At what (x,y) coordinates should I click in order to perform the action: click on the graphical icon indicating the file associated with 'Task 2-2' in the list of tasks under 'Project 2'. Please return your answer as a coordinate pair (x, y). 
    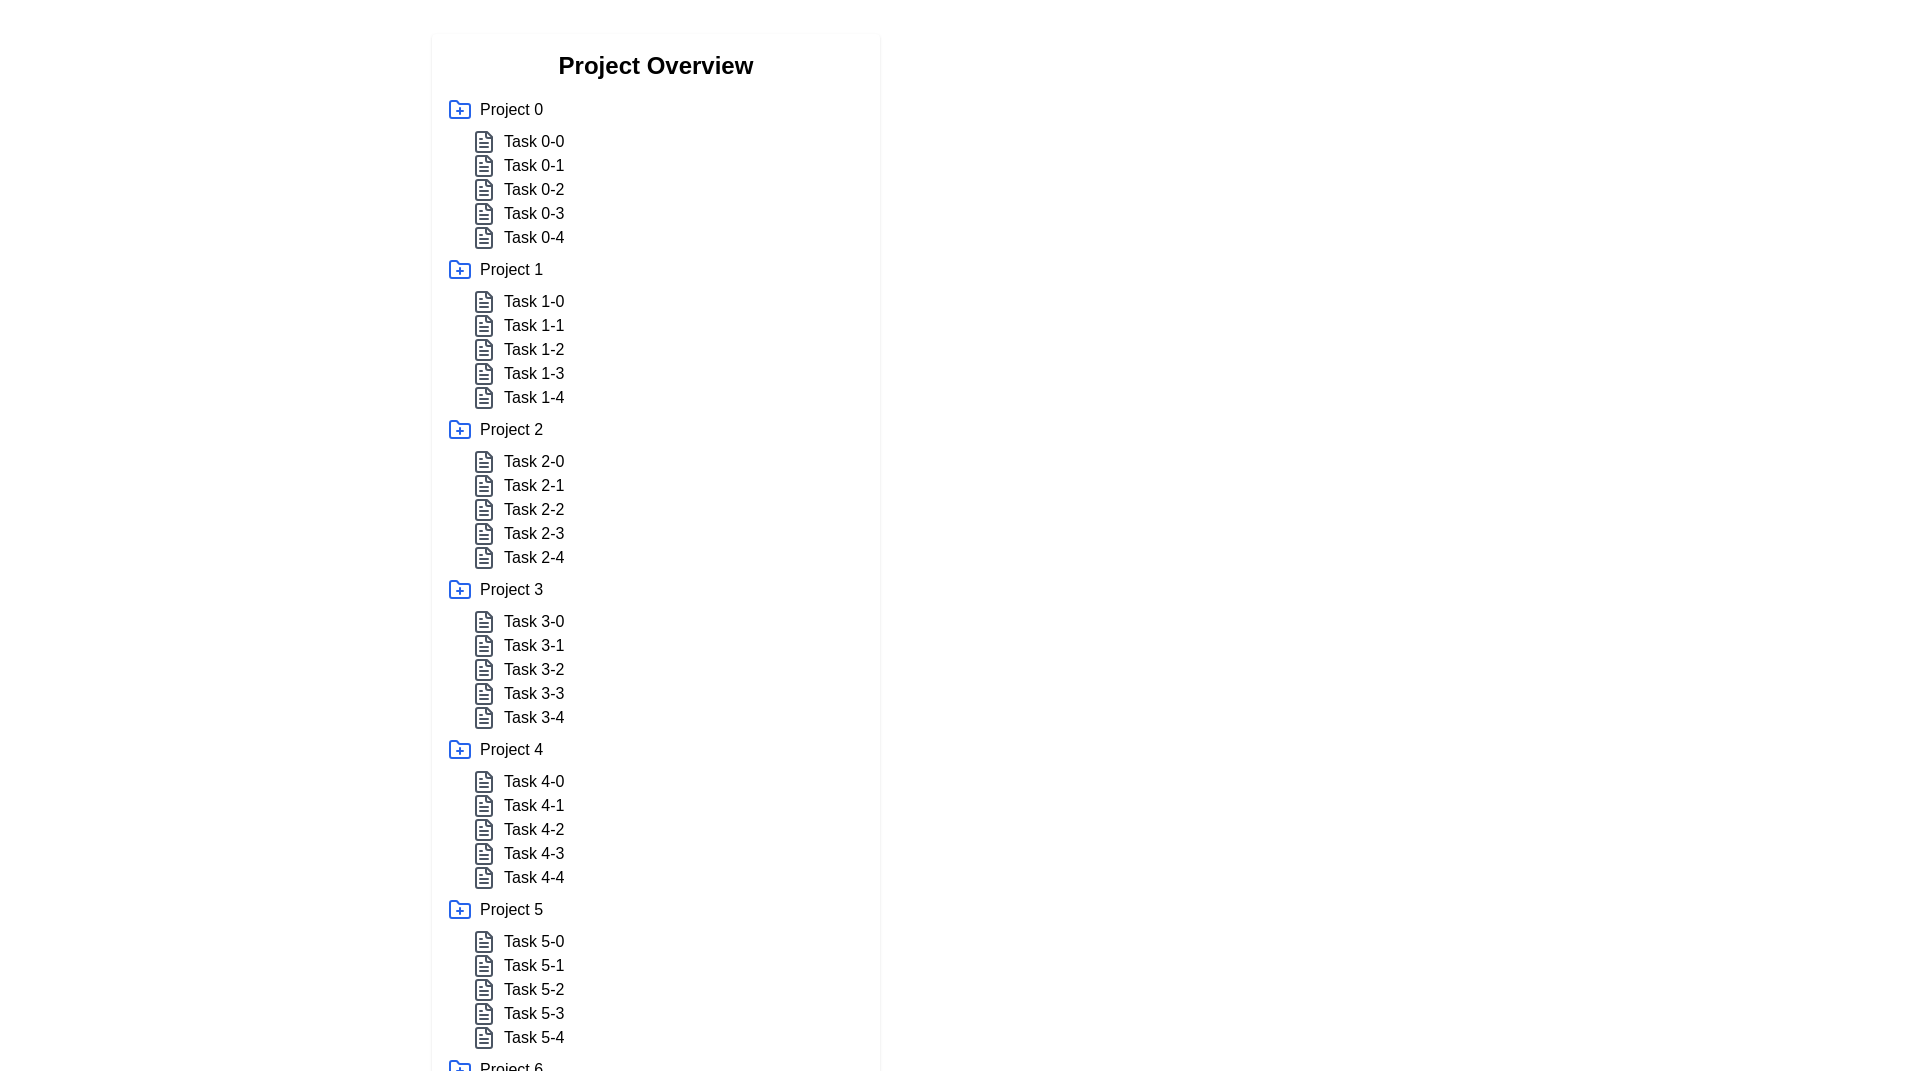
    Looking at the image, I should click on (484, 532).